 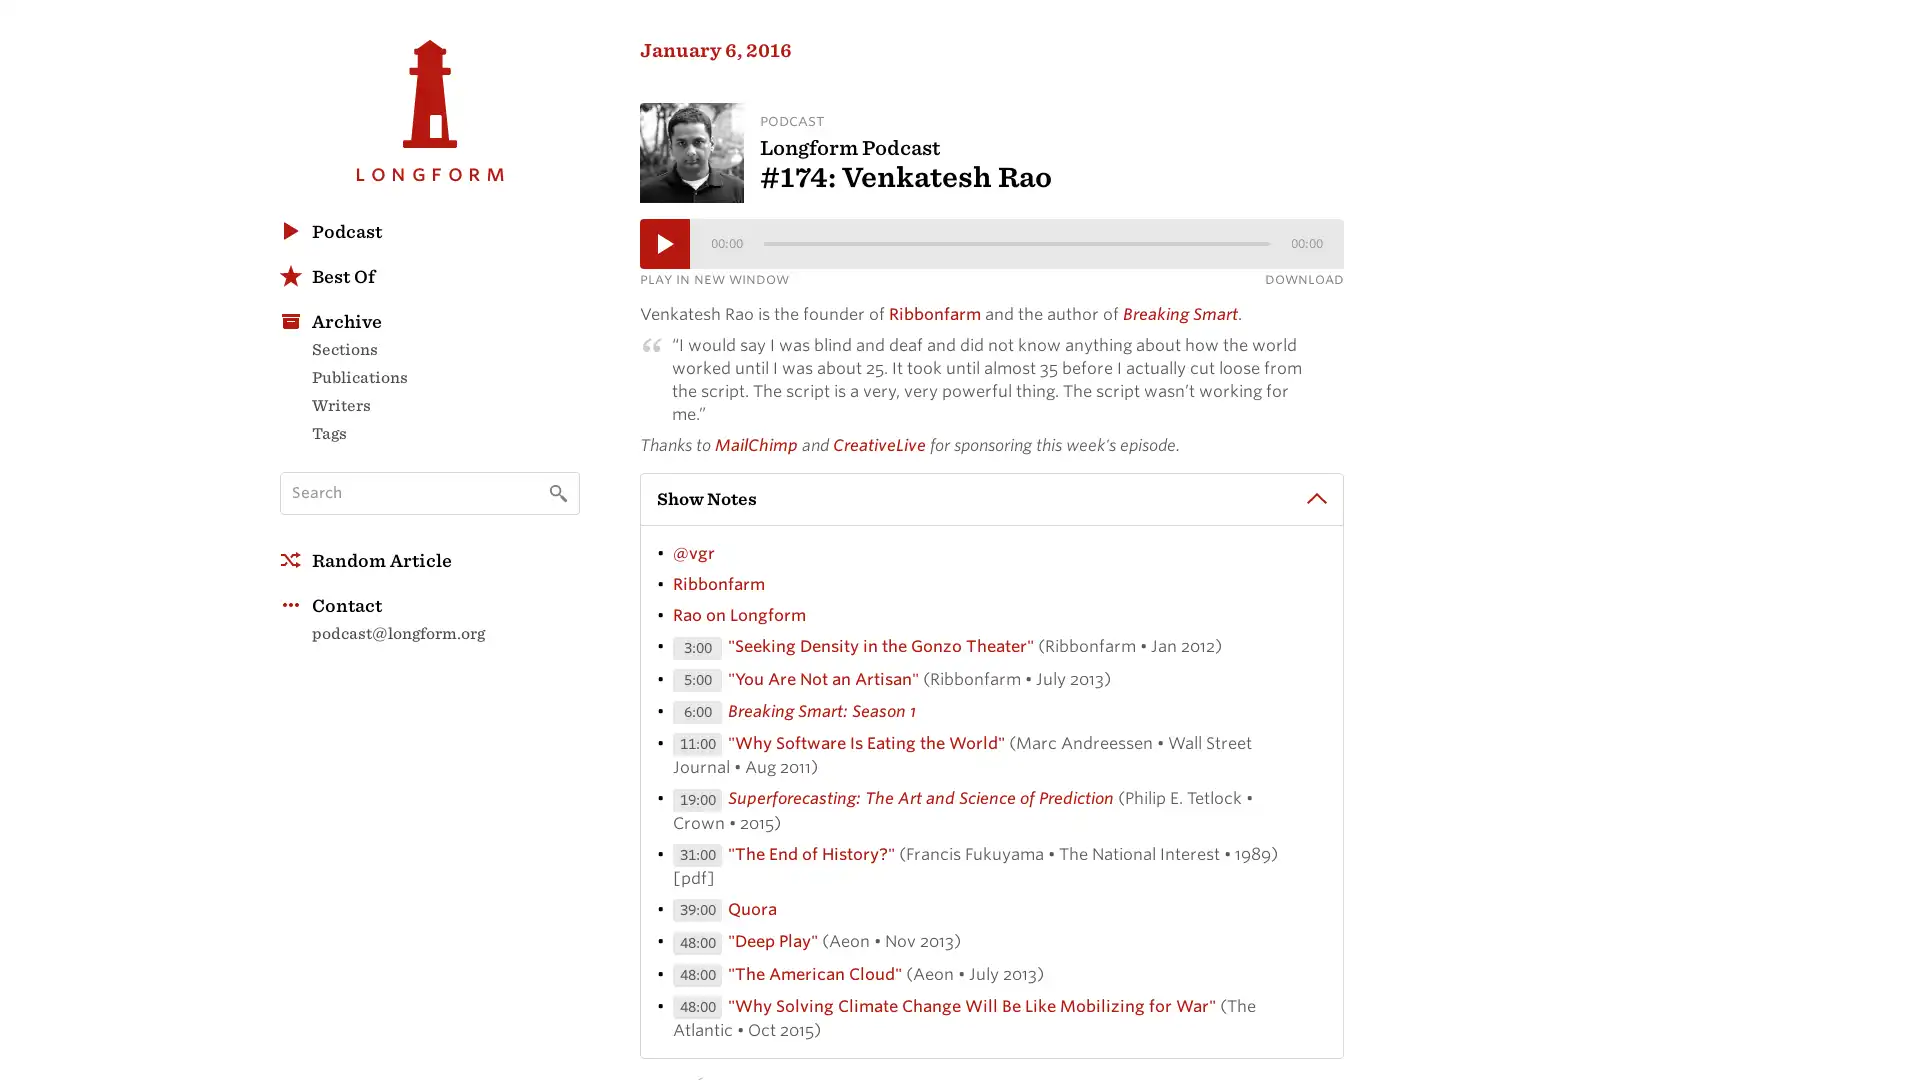 I want to click on 31:00, so click(x=697, y=858).